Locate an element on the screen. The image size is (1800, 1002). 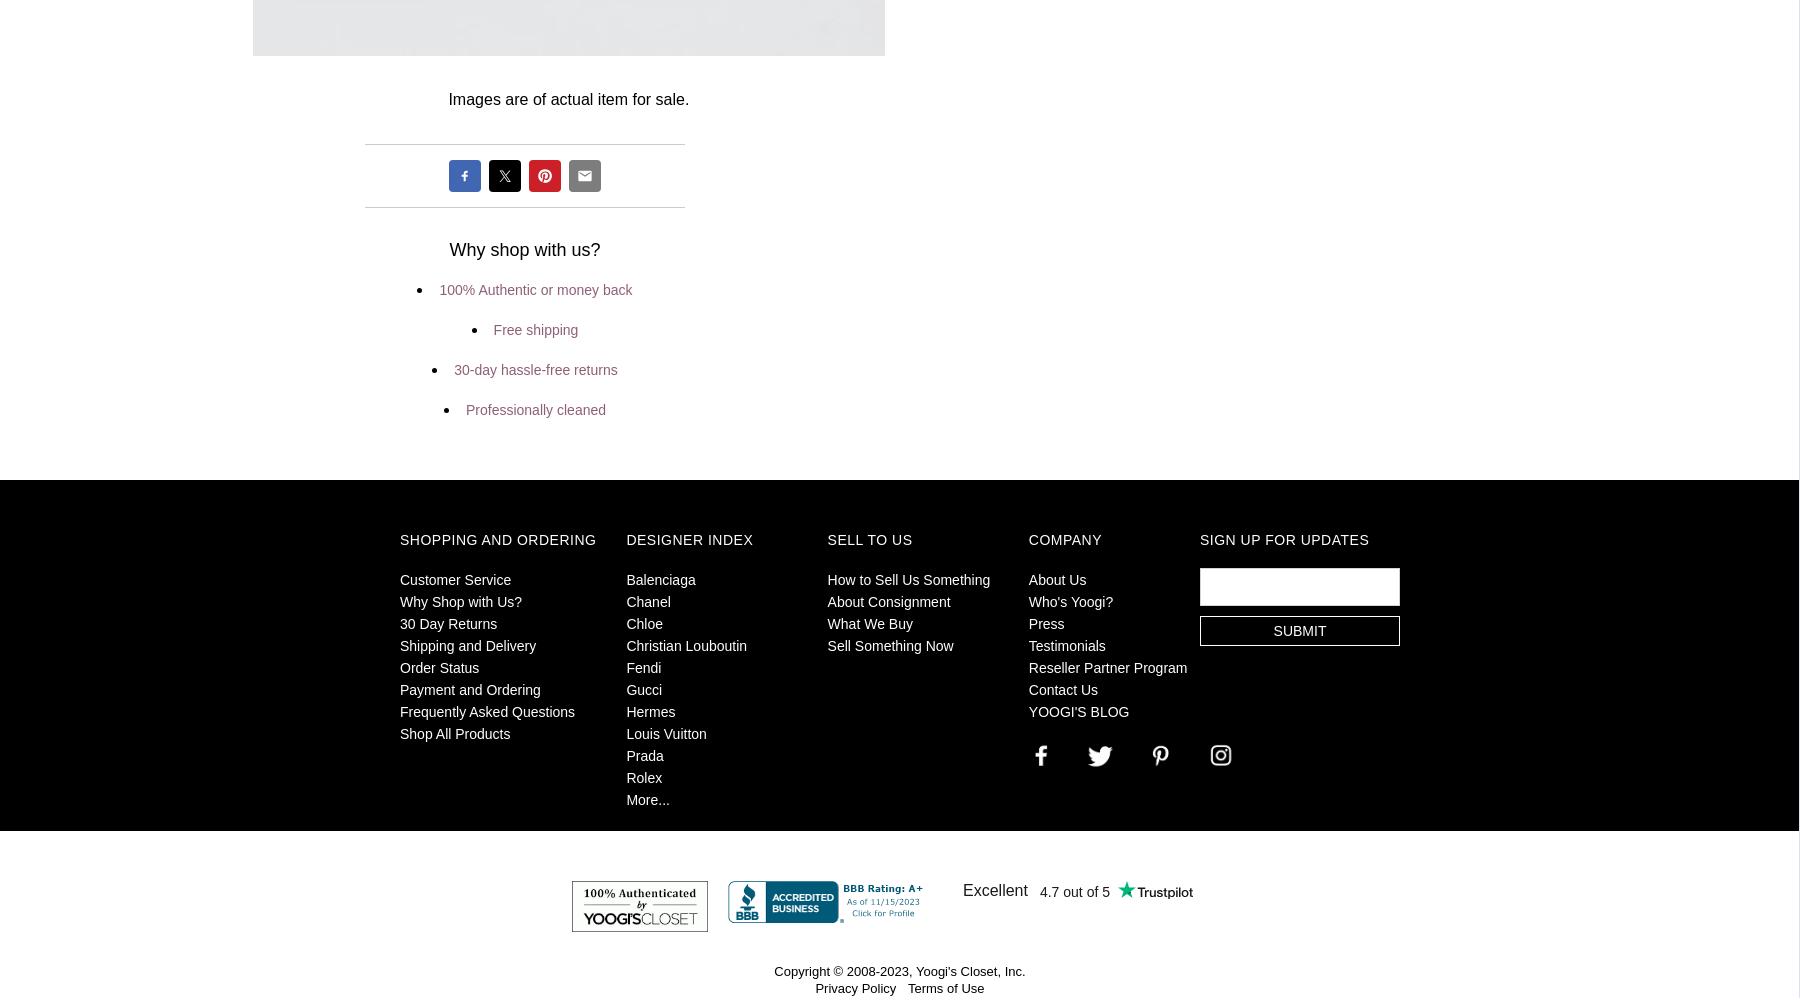
'Press' is located at coordinates (1027, 622).